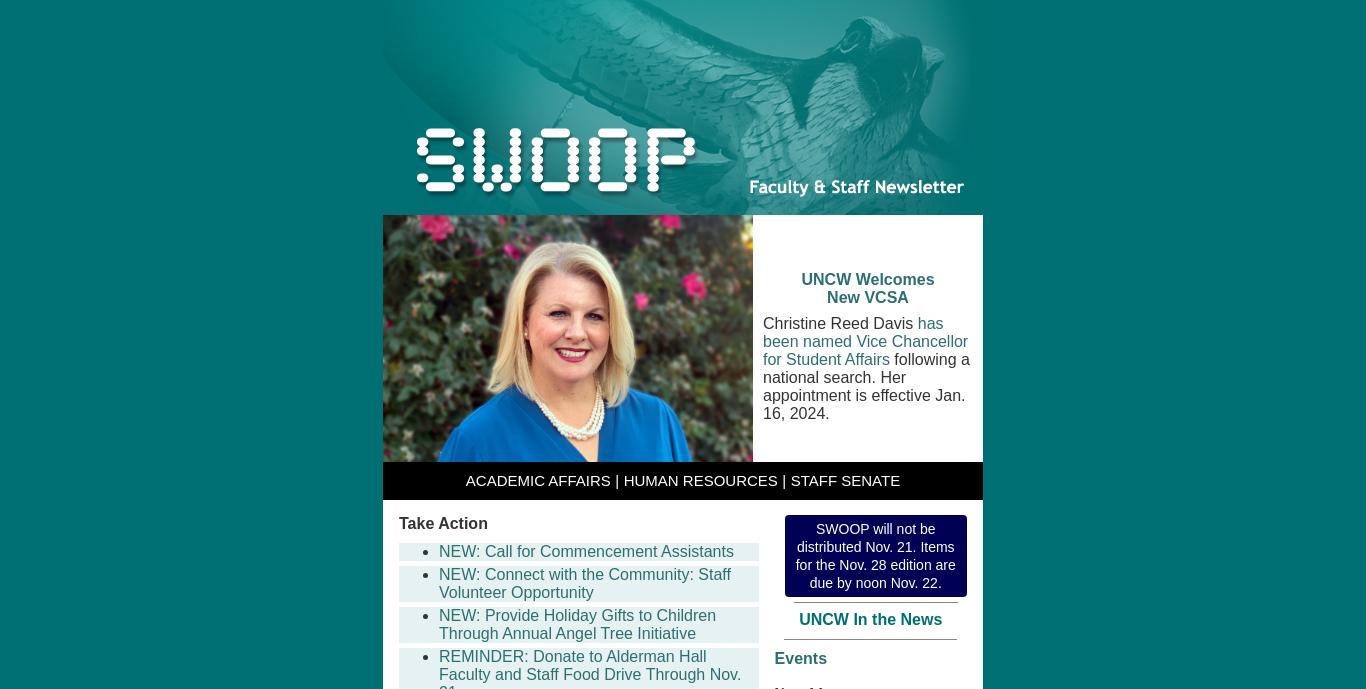 Image resolution: width=1366 pixels, height=689 pixels. Describe the element at coordinates (866, 296) in the screenshot. I see `'New VCSA'` at that location.